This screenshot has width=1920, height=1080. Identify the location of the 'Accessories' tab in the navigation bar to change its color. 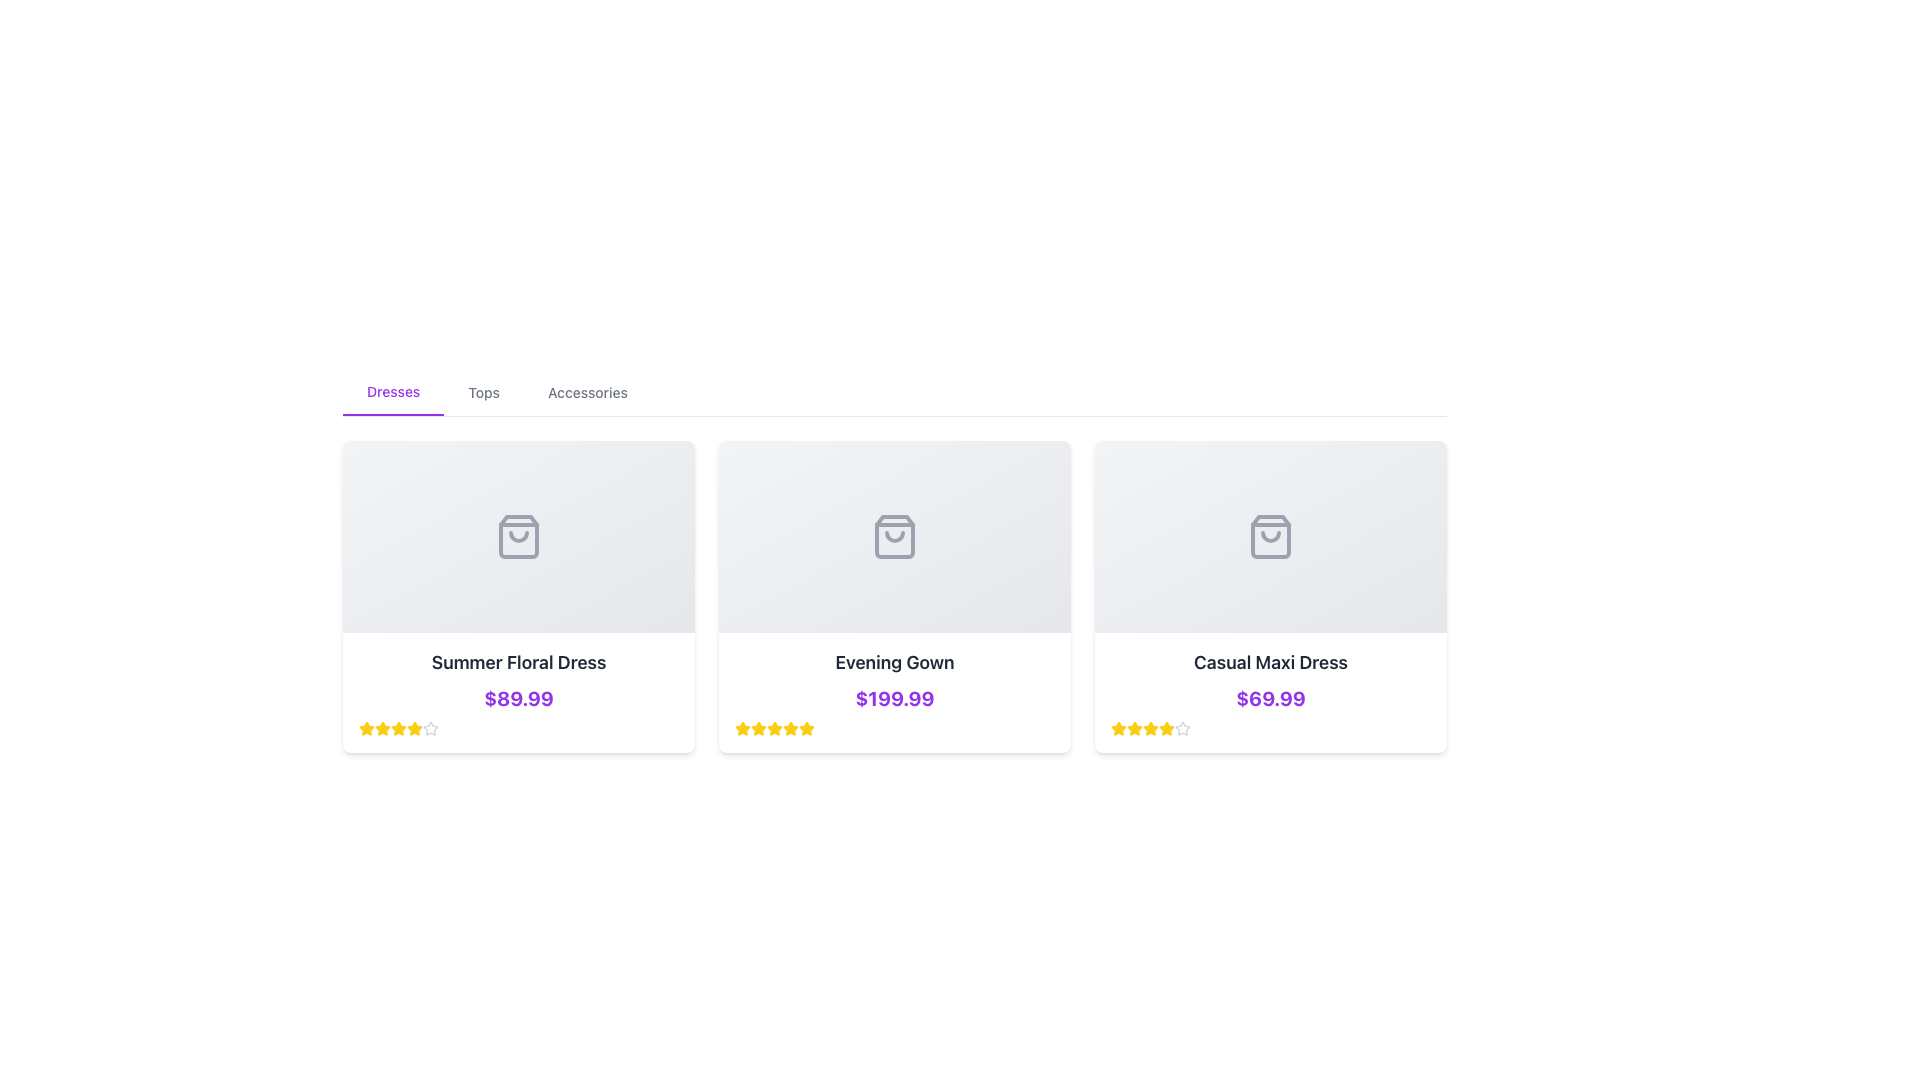
(586, 393).